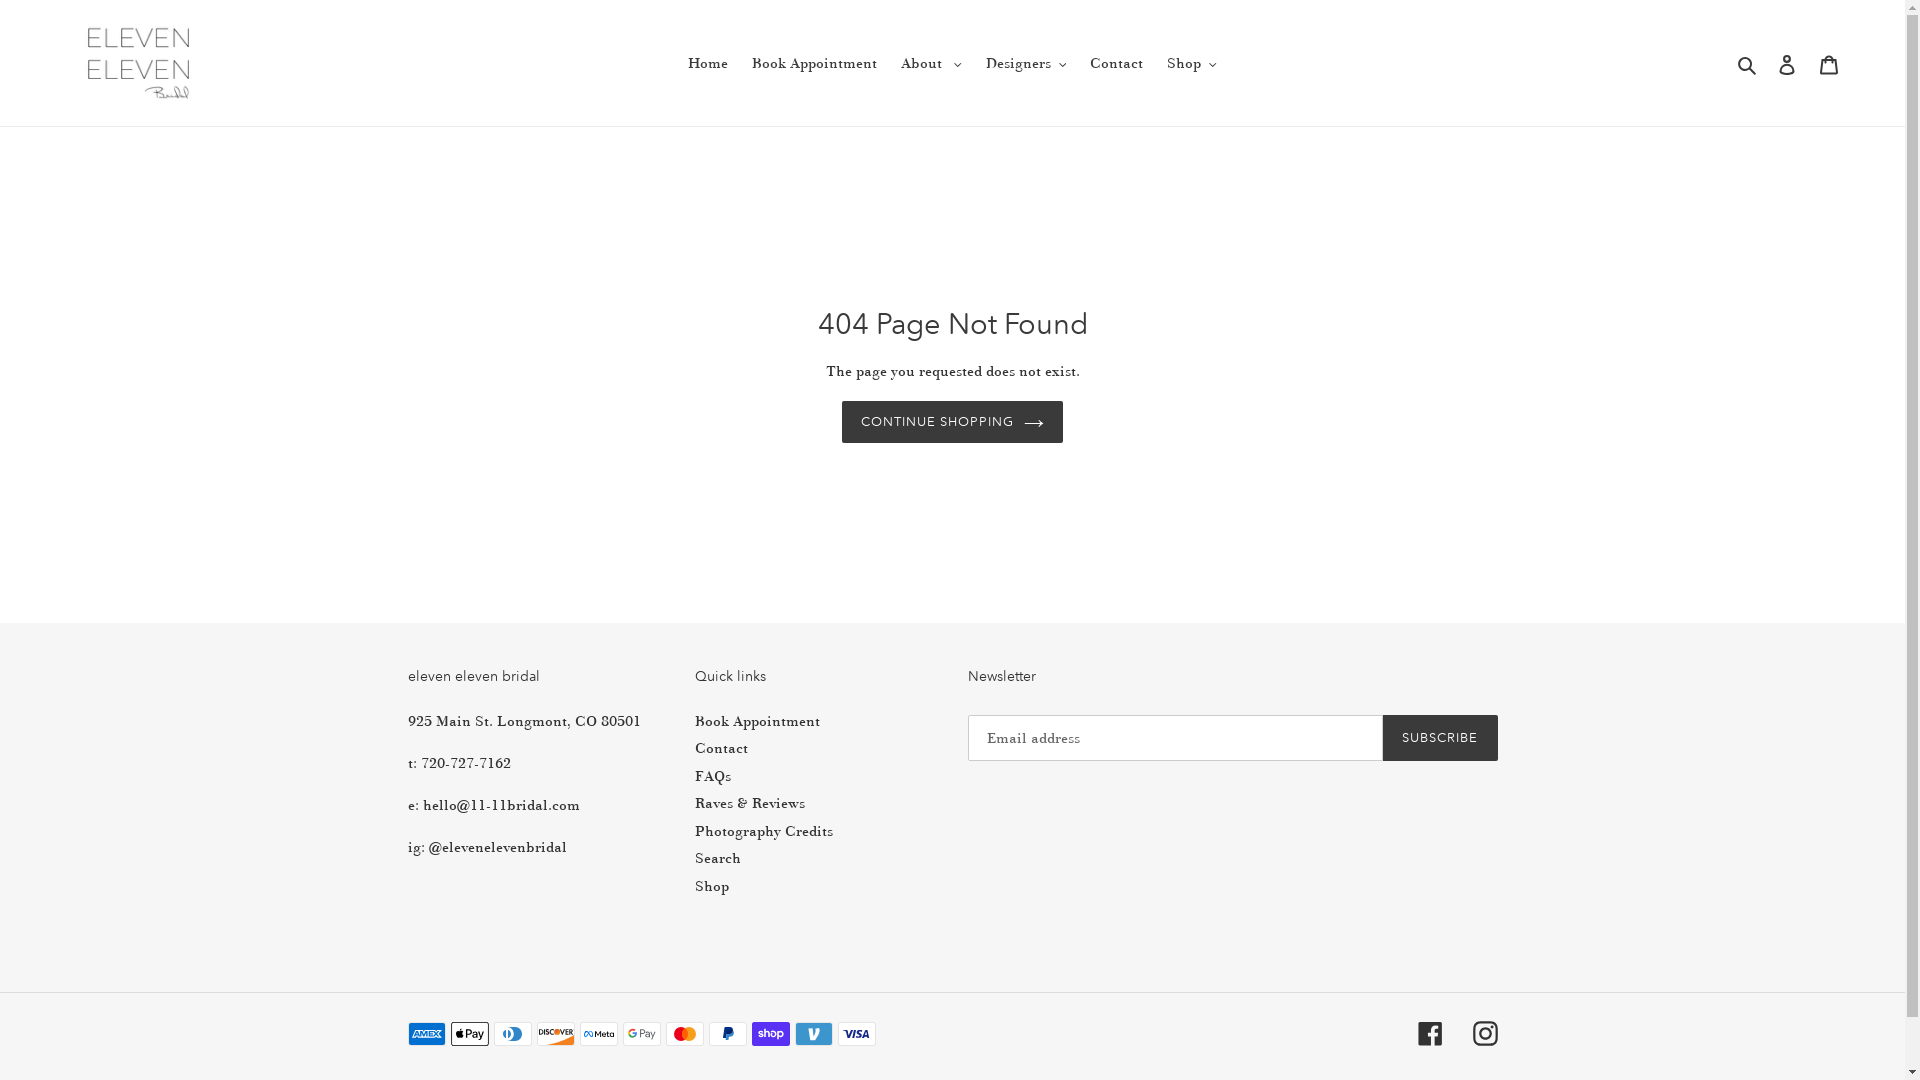 Image resolution: width=1920 pixels, height=1080 pixels. I want to click on 'Contact', so click(720, 748).